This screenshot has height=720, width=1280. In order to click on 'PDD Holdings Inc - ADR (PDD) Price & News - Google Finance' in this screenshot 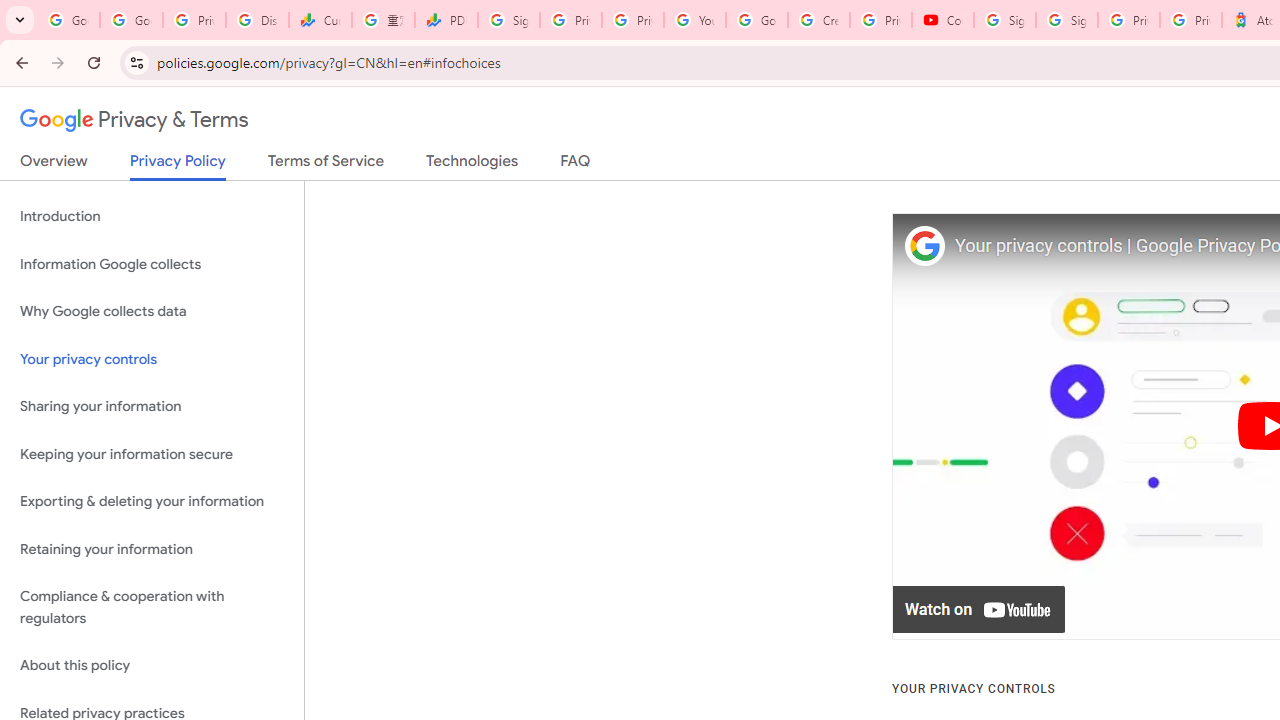, I will do `click(445, 20)`.